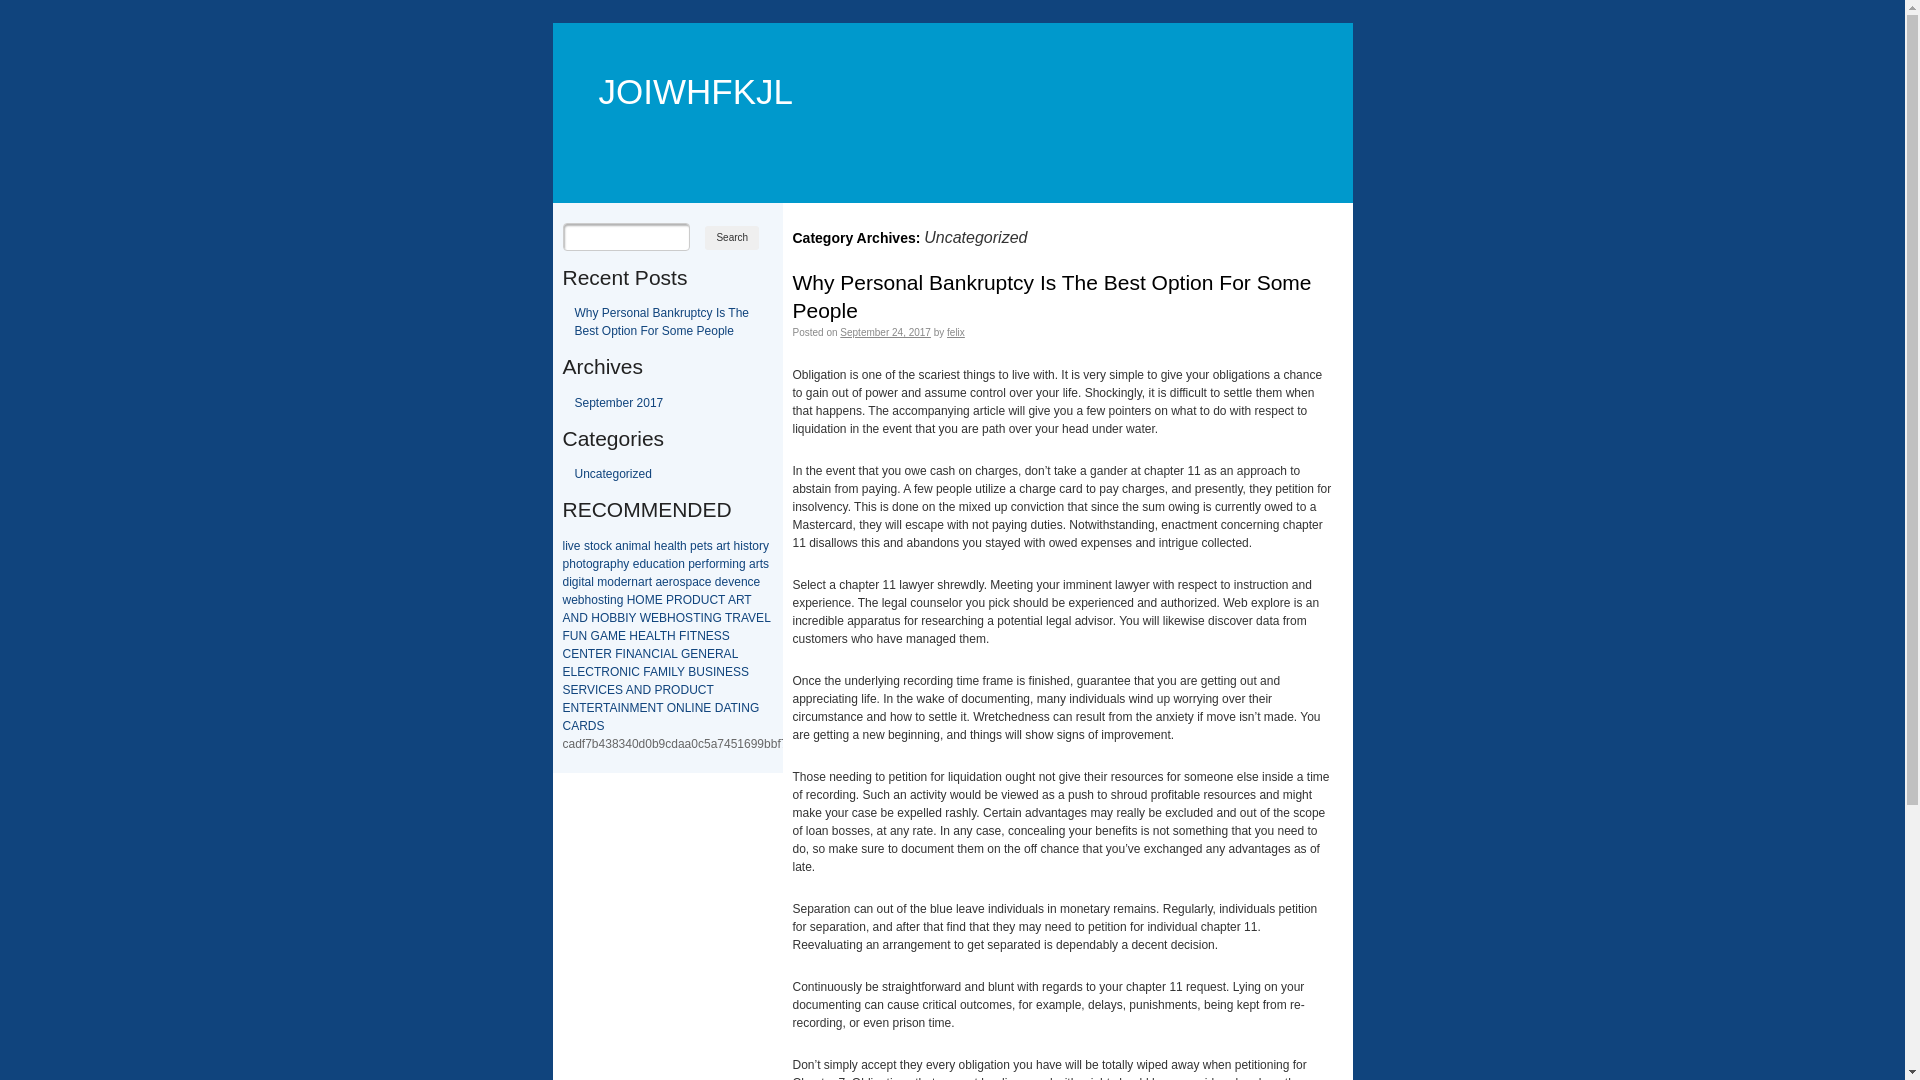 This screenshot has width=1920, height=1080. What do you see at coordinates (671, 563) in the screenshot?
I see `'o'` at bounding box center [671, 563].